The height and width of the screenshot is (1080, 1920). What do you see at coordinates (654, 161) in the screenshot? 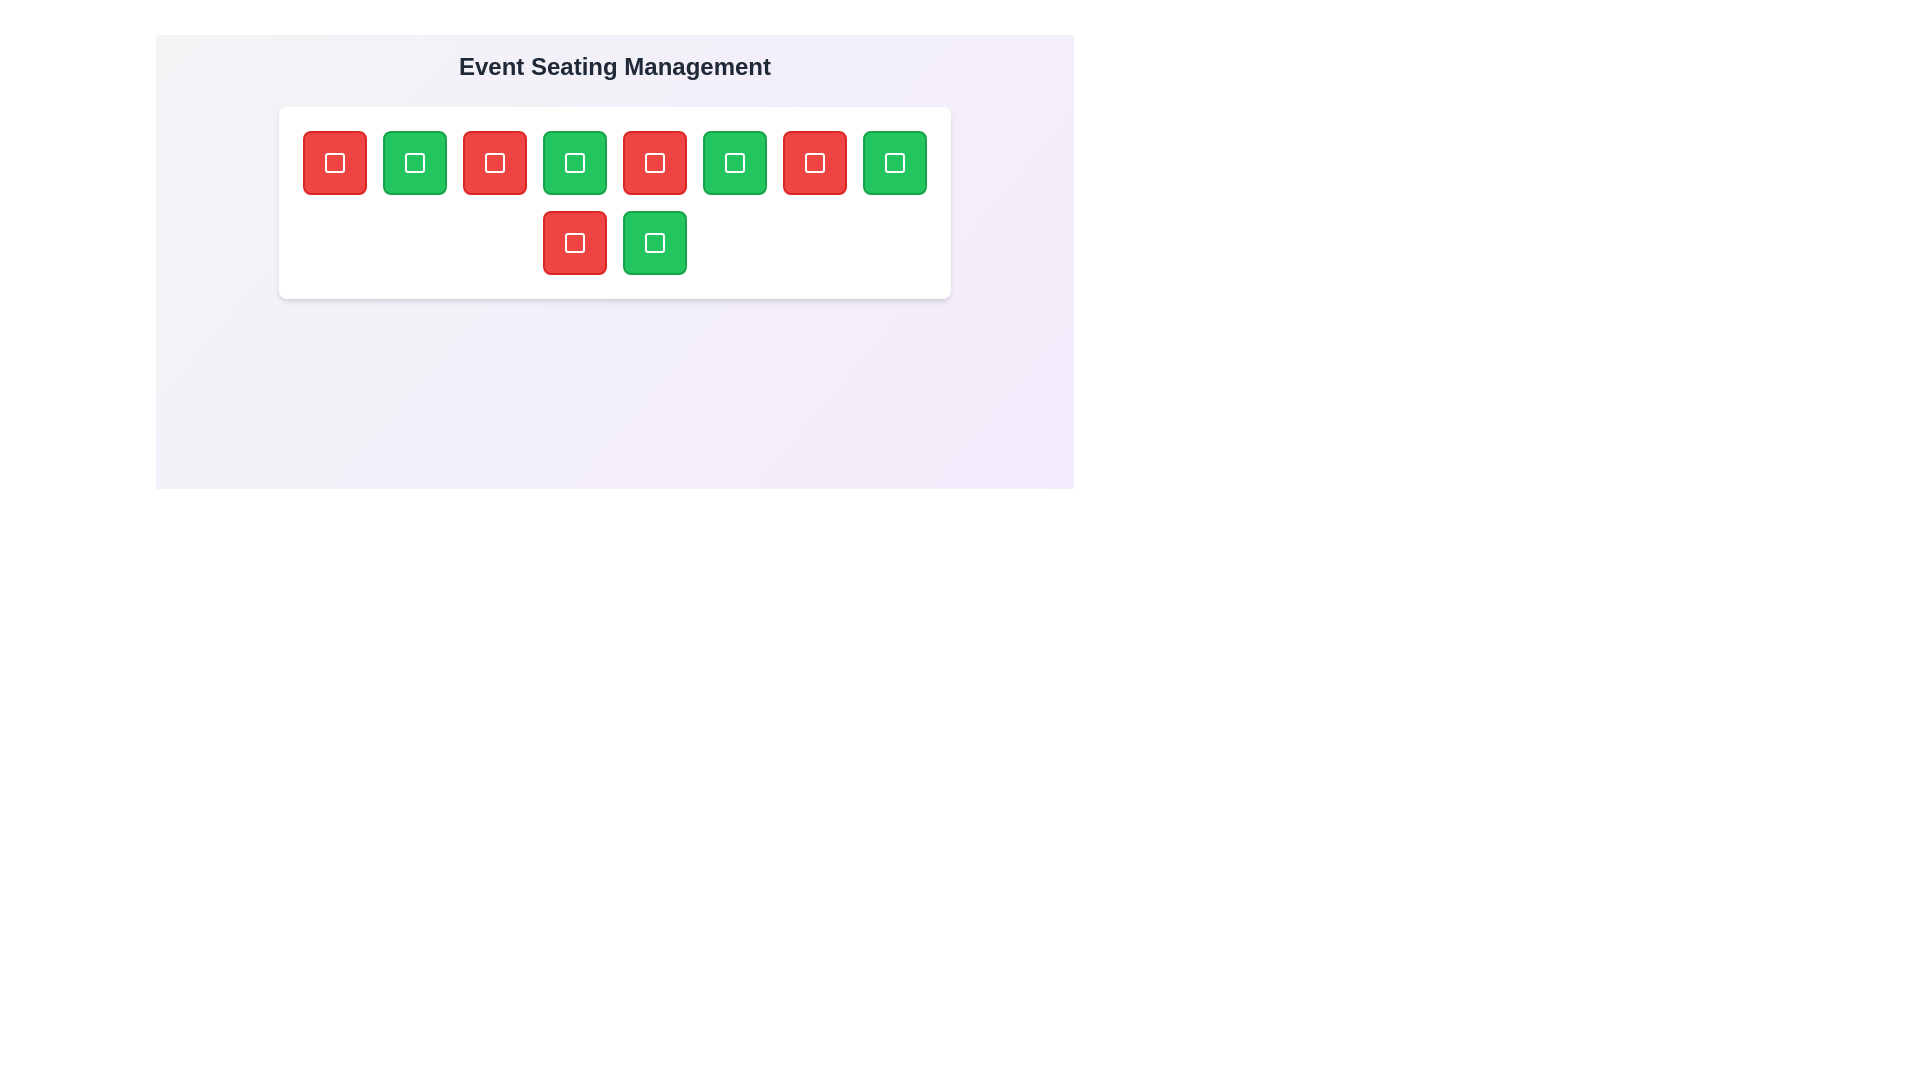
I see `the fifth interactive selectable button representing a seat` at bounding box center [654, 161].